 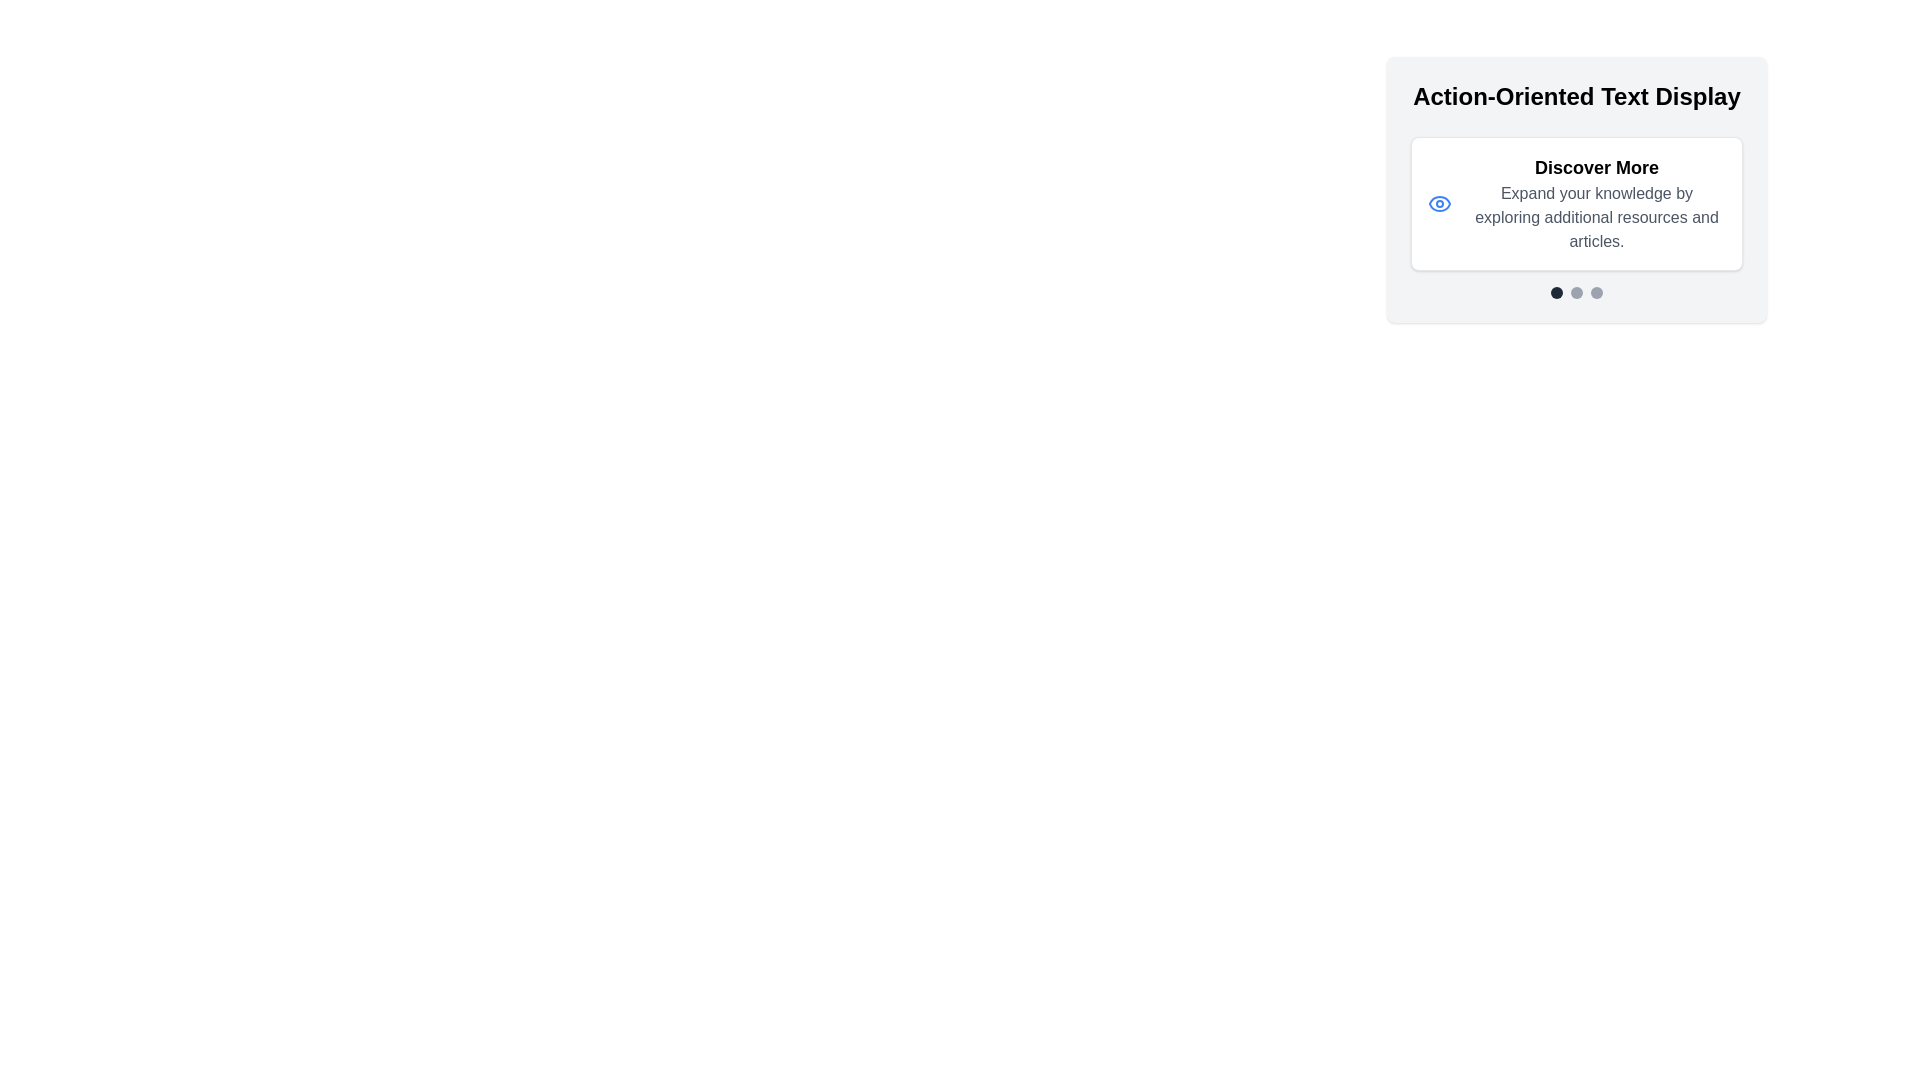 What do you see at coordinates (1596, 204) in the screenshot?
I see `the informational text display located centrally within the card, to the right of a small icon, which prompts users` at bounding box center [1596, 204].